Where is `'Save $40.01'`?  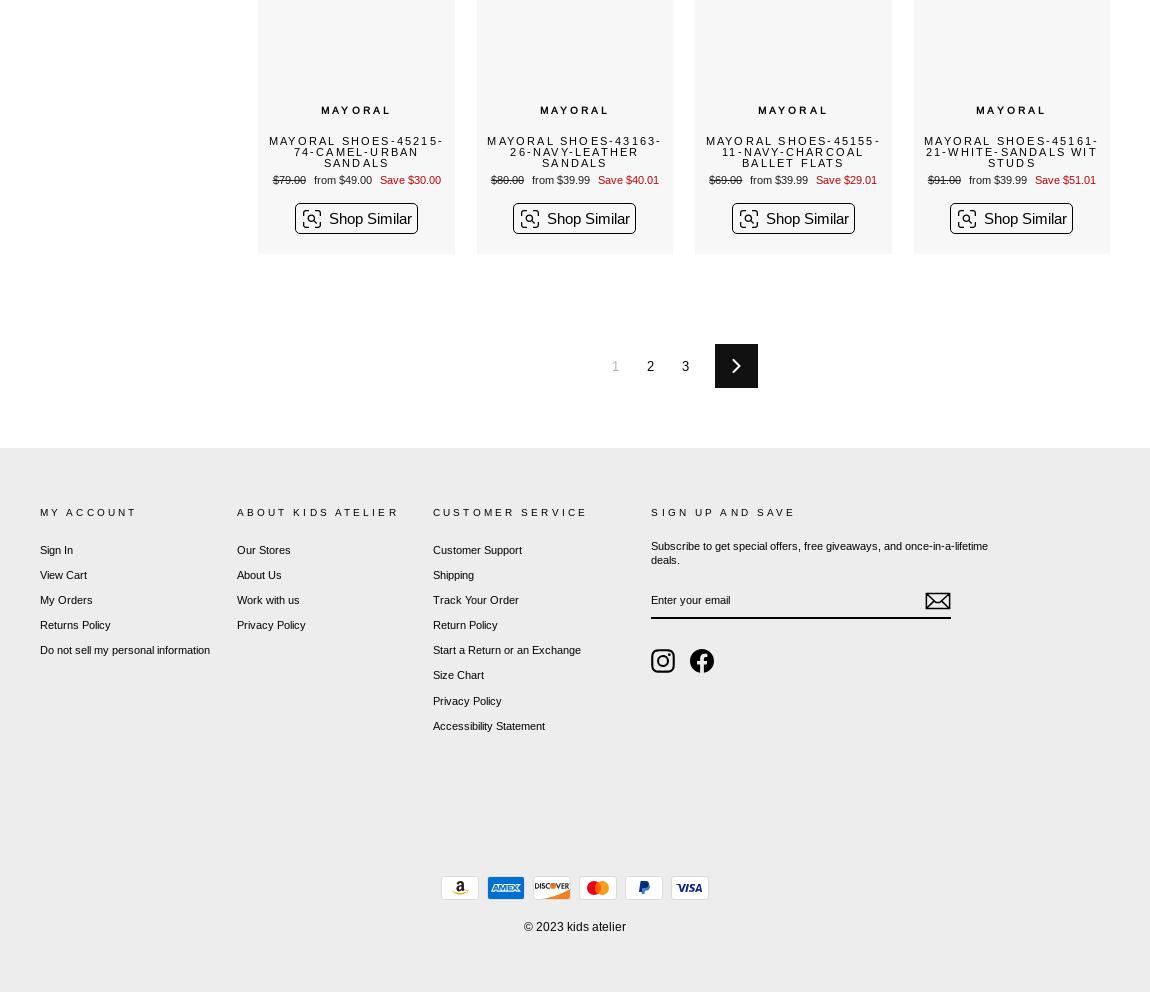
'Save $40.01' is located at coordinates (626, 177).